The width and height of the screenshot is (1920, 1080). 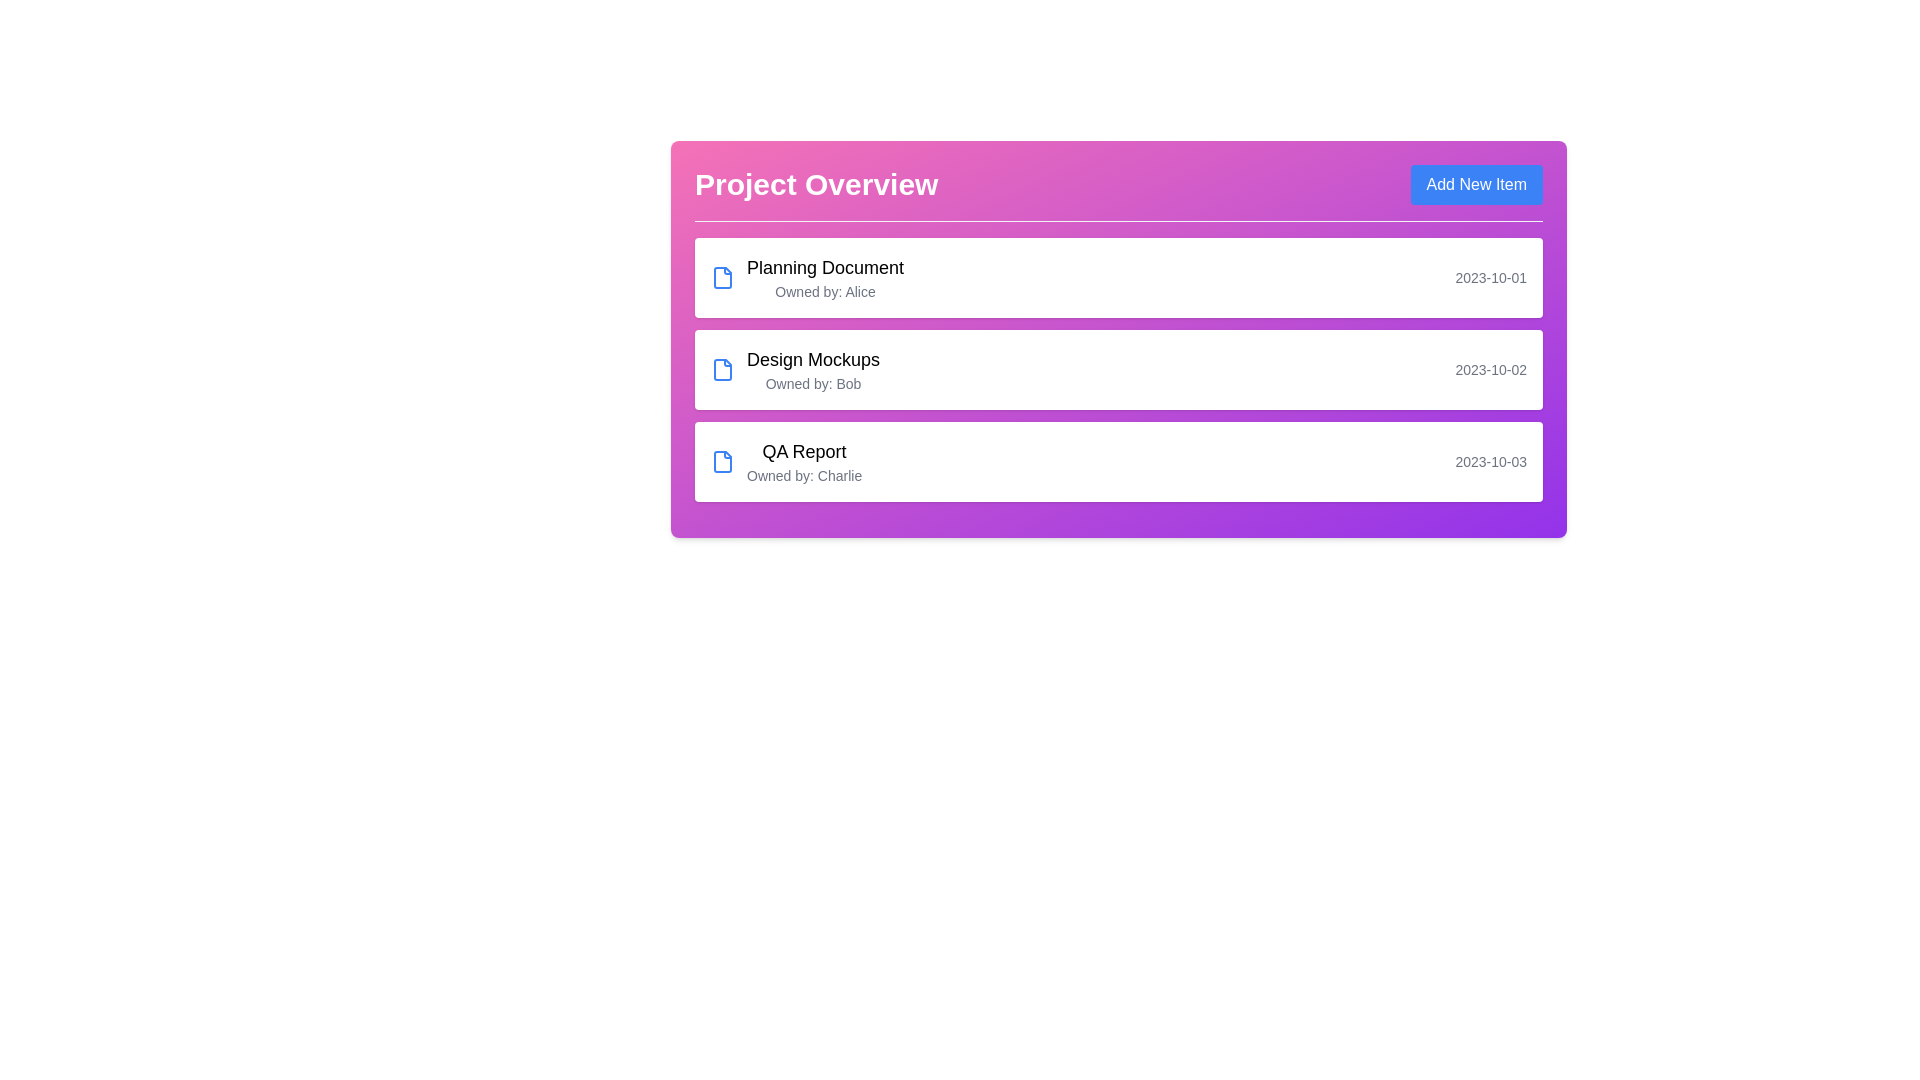 I want to click on the text label that identifies the 'QA Report' item in the project overview layout, so click(x=804, y=451).